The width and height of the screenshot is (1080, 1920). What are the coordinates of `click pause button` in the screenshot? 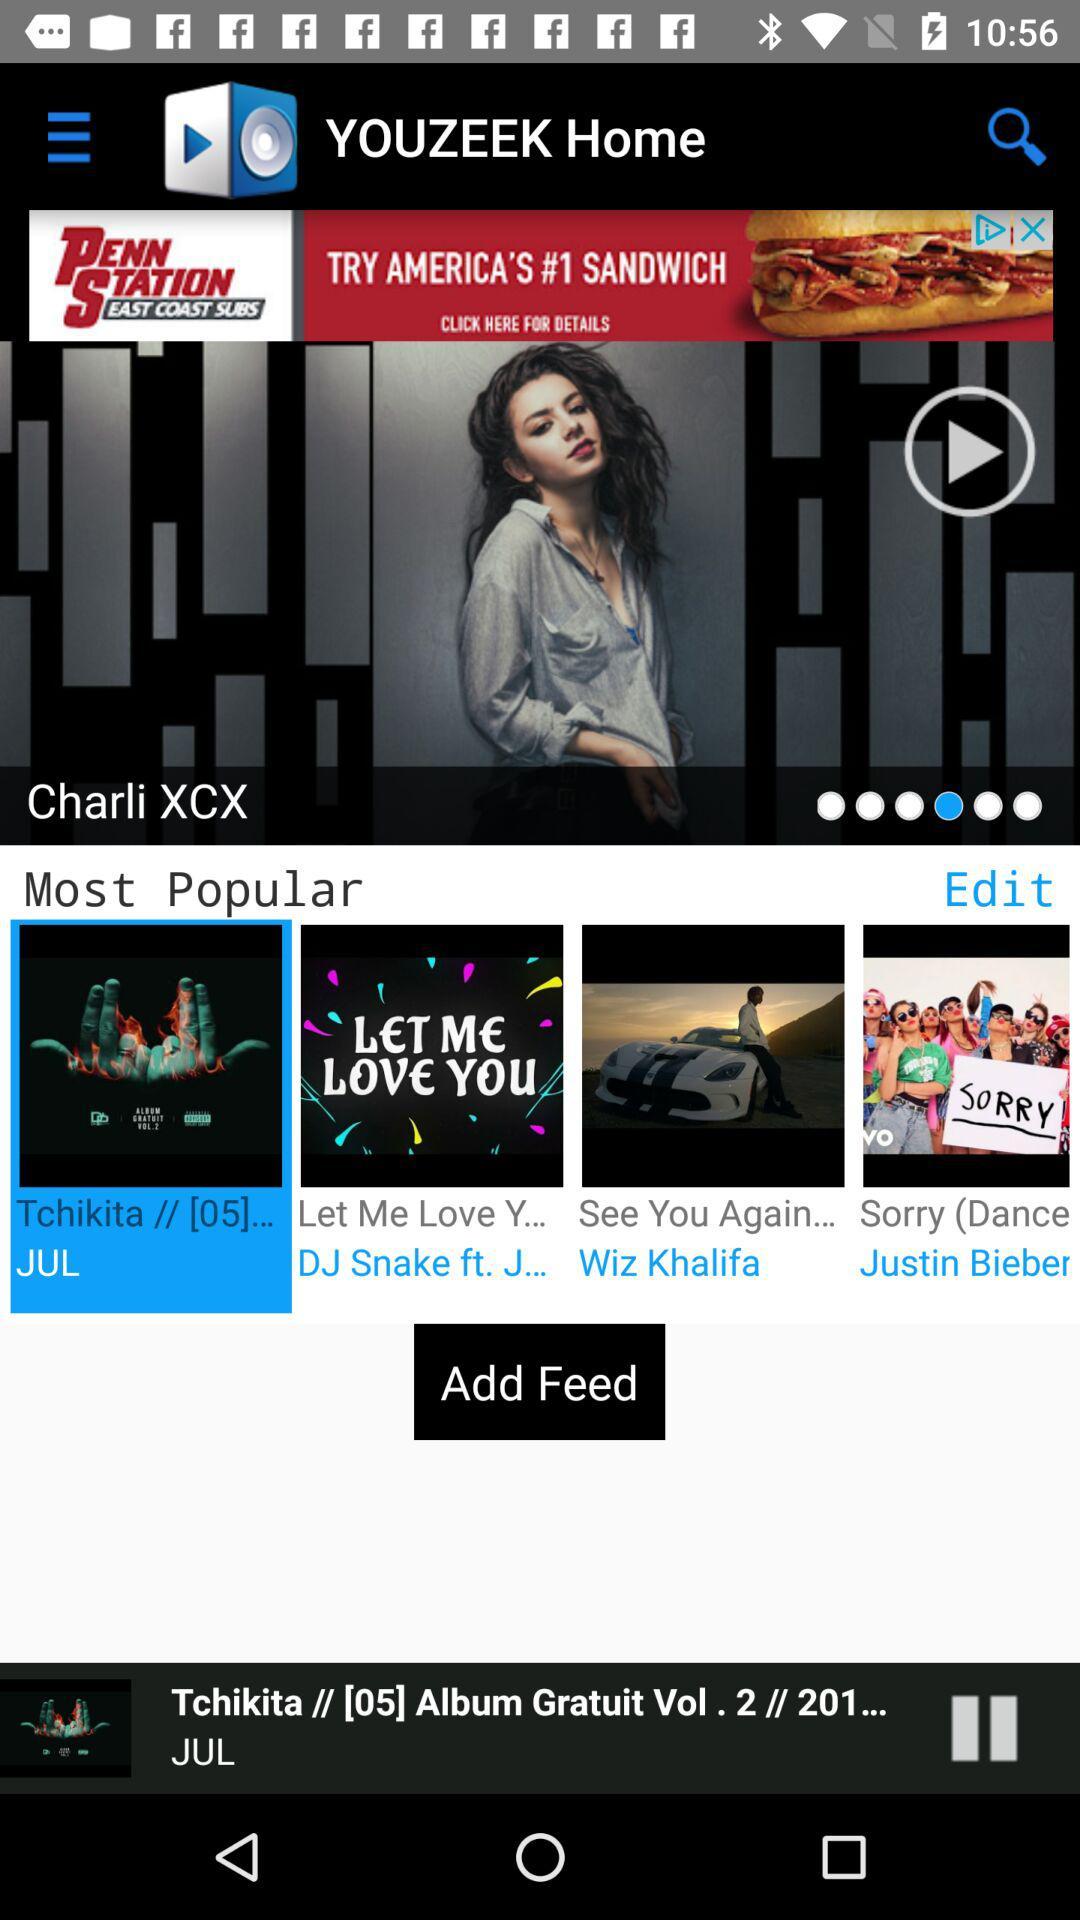 It's located at (990, 429).